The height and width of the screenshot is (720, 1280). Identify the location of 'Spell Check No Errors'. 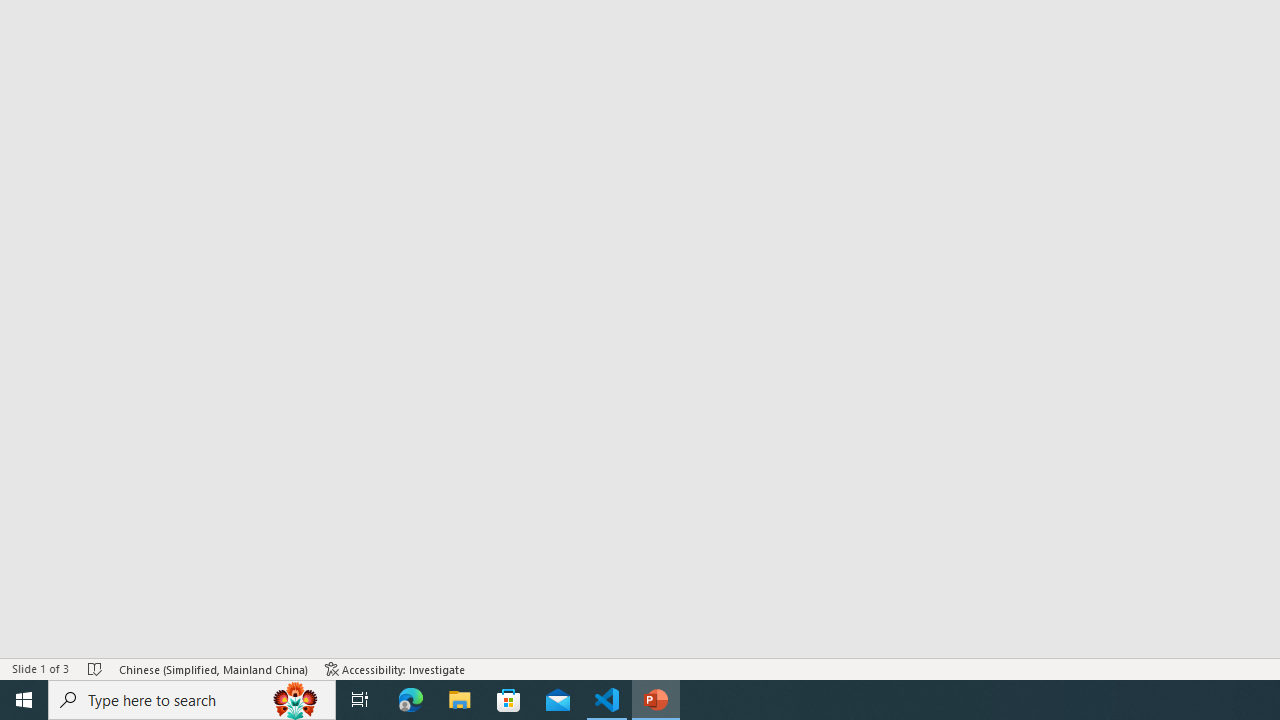
(95, 669).